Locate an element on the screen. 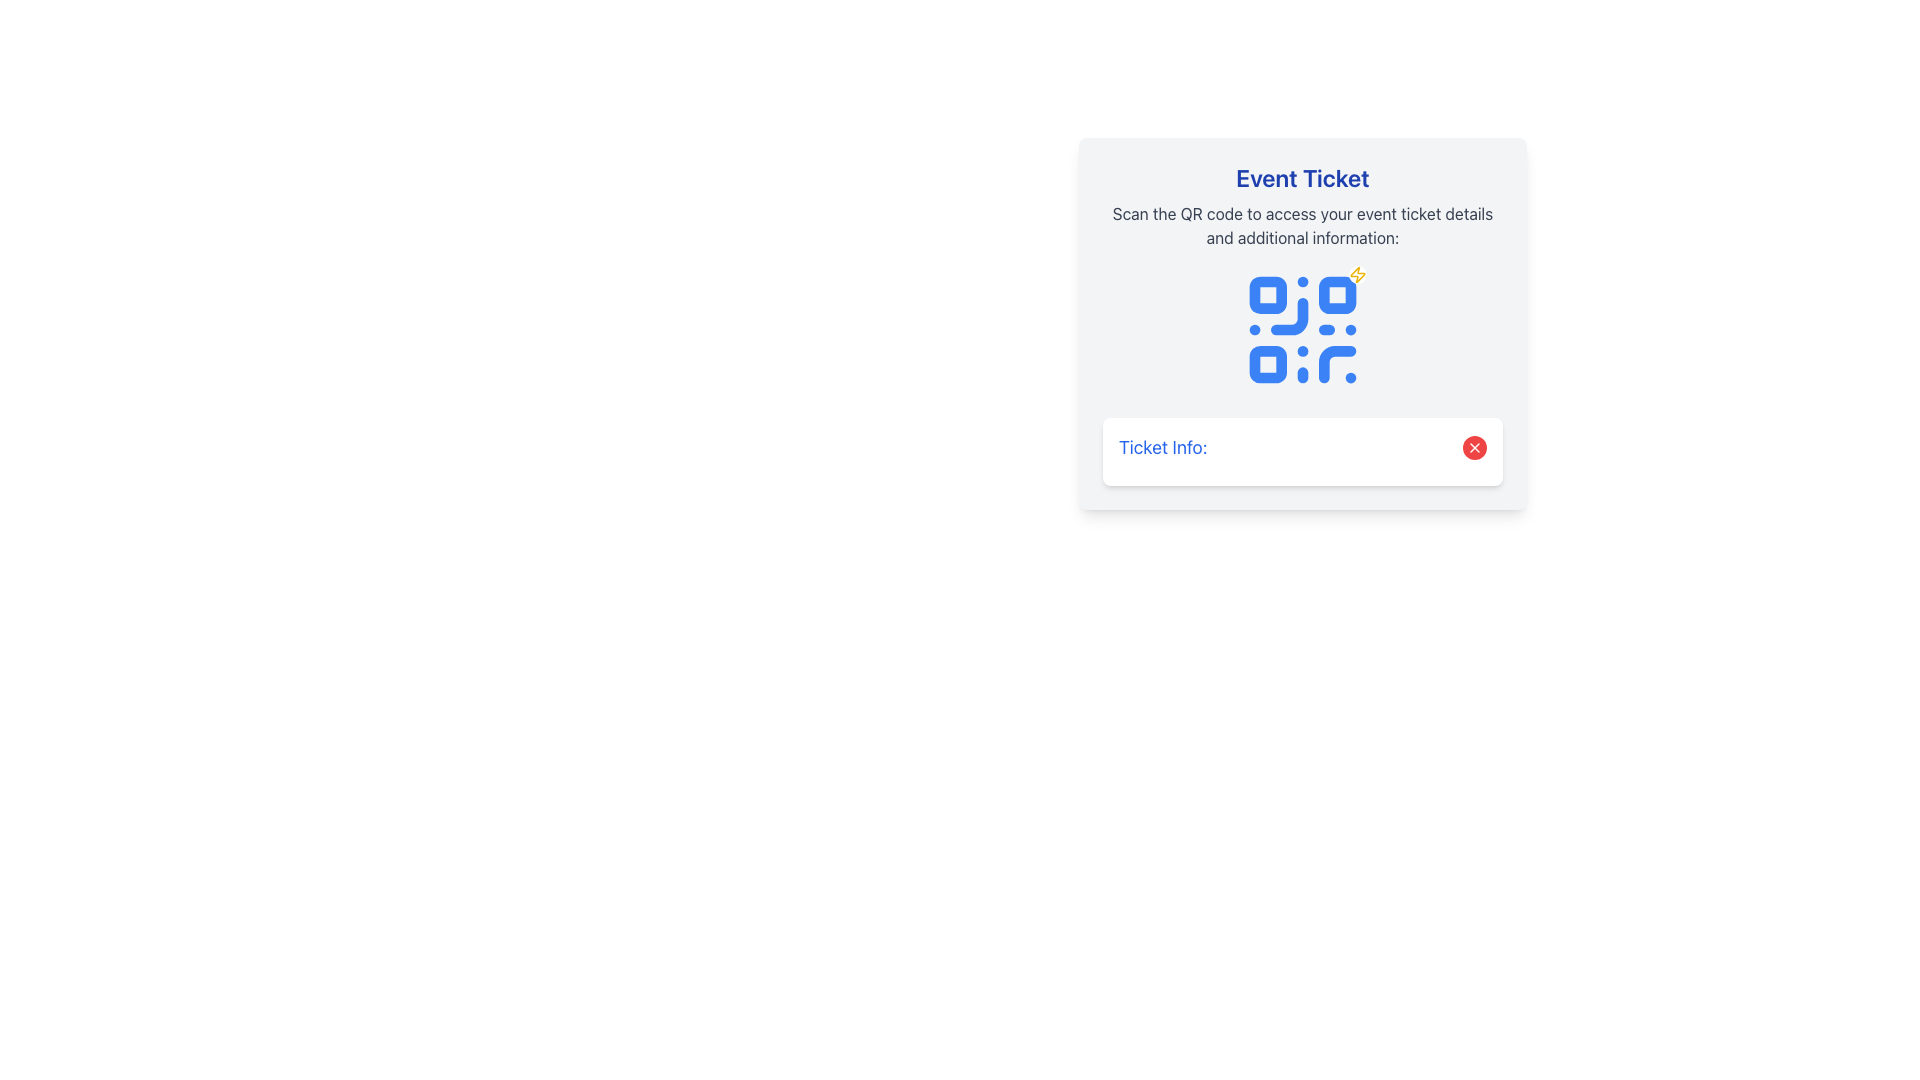 Image resolution: width=1920 pixels, height=1080 pixels. instructions provided by the static text label located below the 'Event Ticket' title and above the QR code section is located at coordinates (1302, 225).